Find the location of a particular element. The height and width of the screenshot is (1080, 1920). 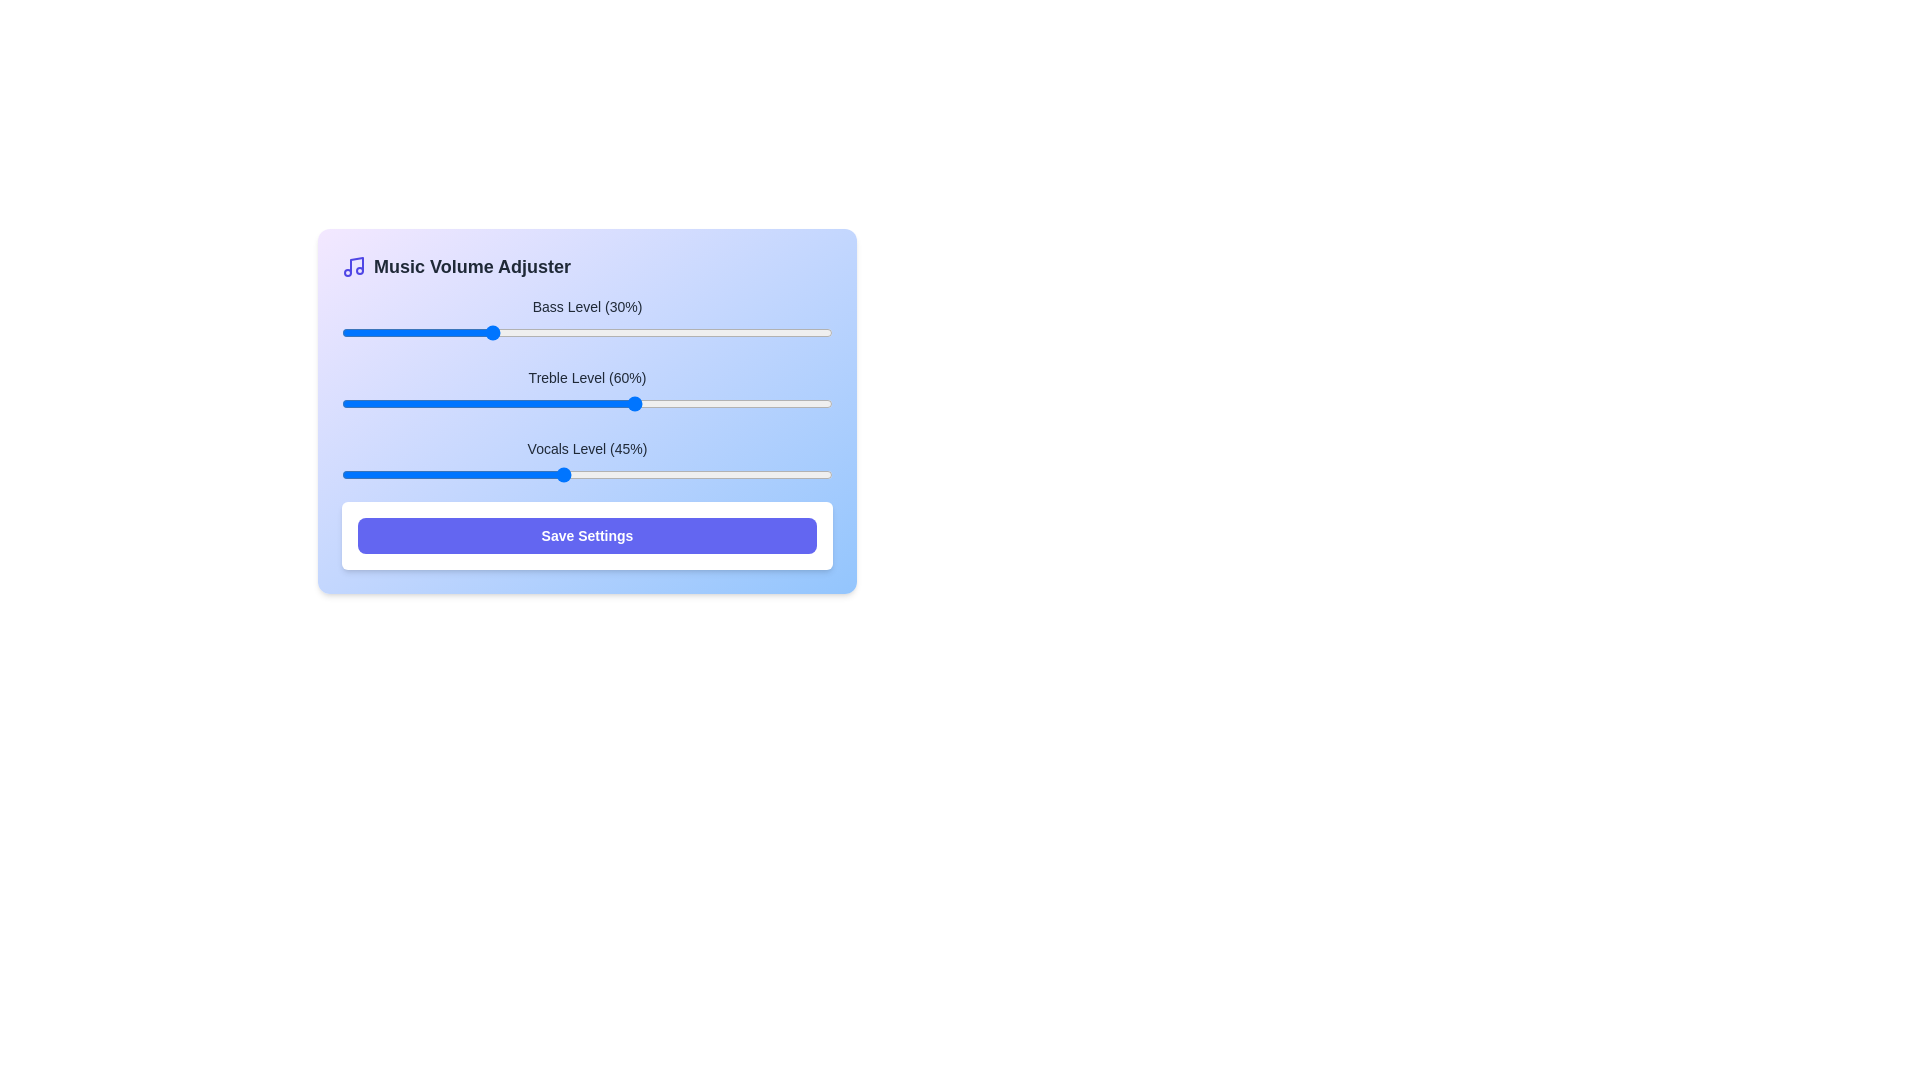

the text label reading 'Treble Level (60%)', which is centrally aligned and has a medium-dark gray color against a light blue background is located at coordinates (586, 378).